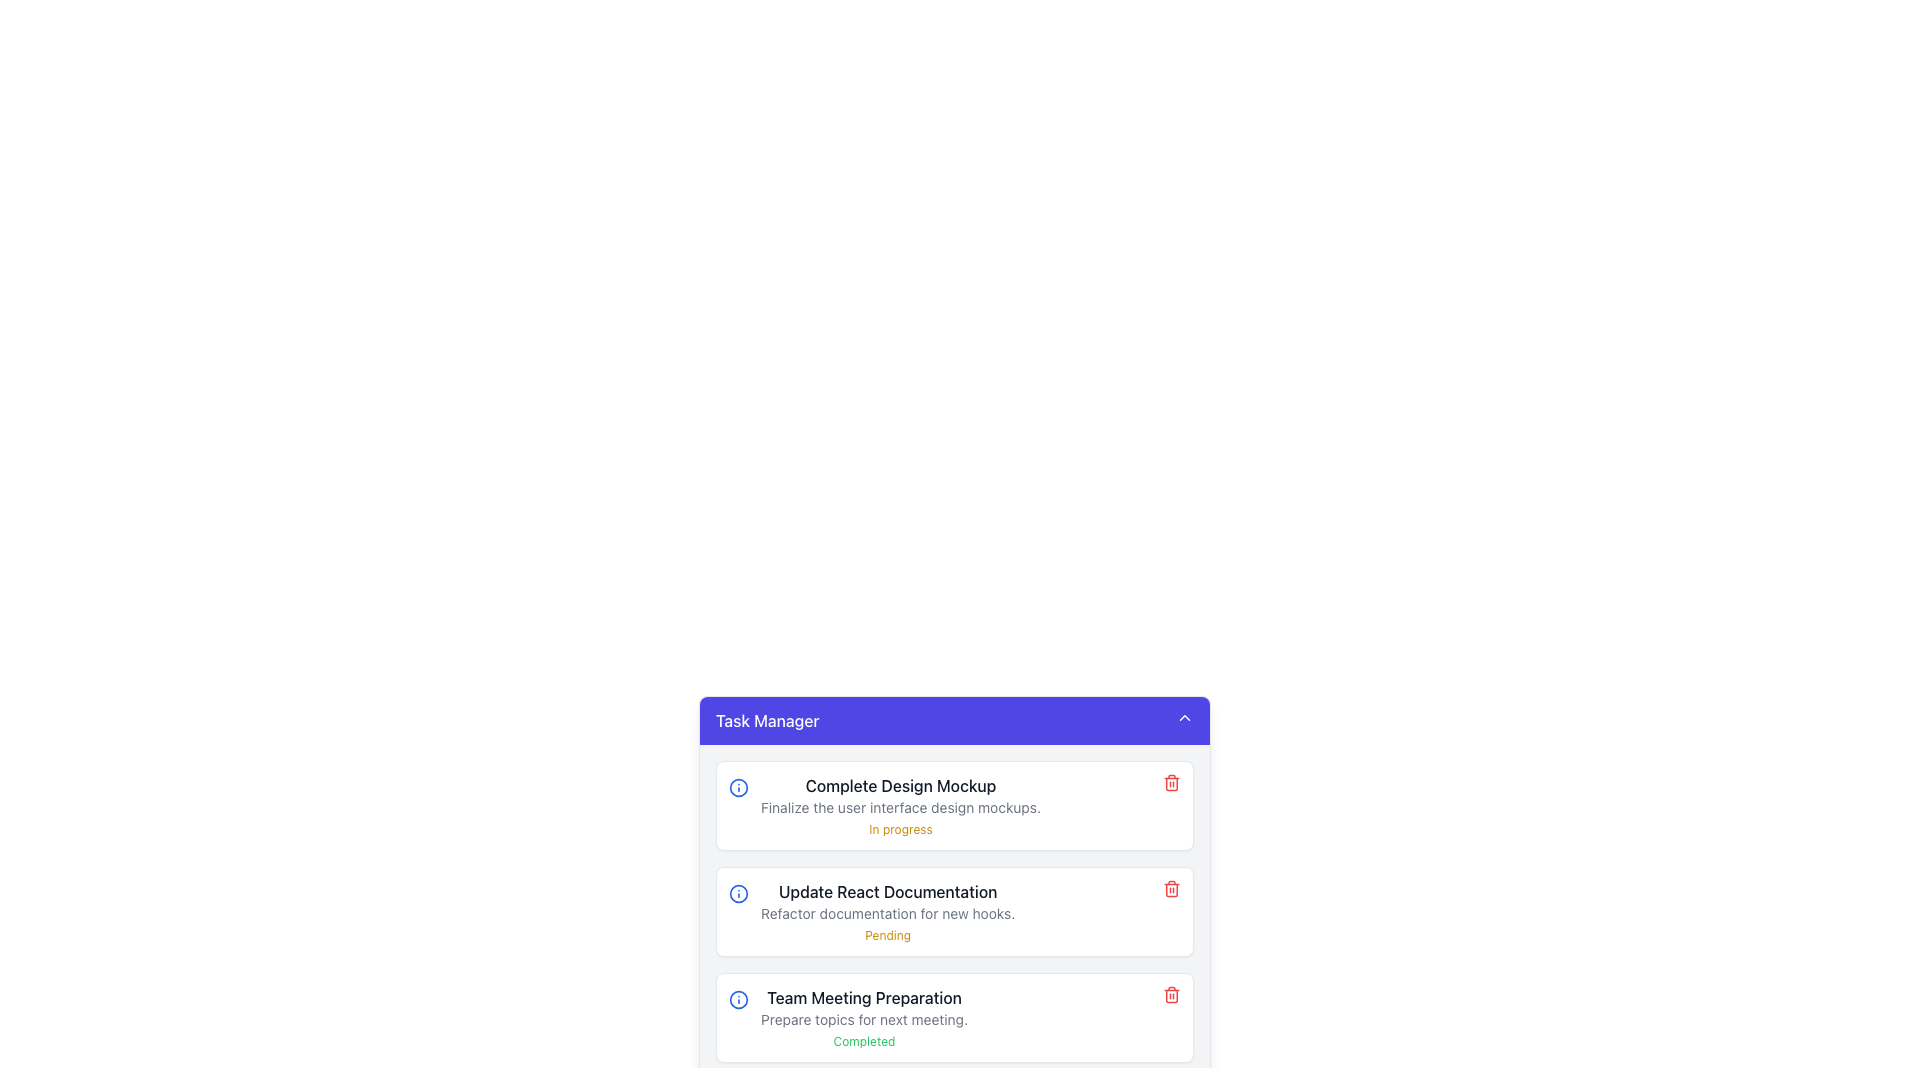  What do you see at coordinates (1171, 782) in the screenshot?
I see `the delete button located at the far right end of the entry labeled 'Complete Design Mockup' to observe the hover effect` at bounding box center [1171, 782].